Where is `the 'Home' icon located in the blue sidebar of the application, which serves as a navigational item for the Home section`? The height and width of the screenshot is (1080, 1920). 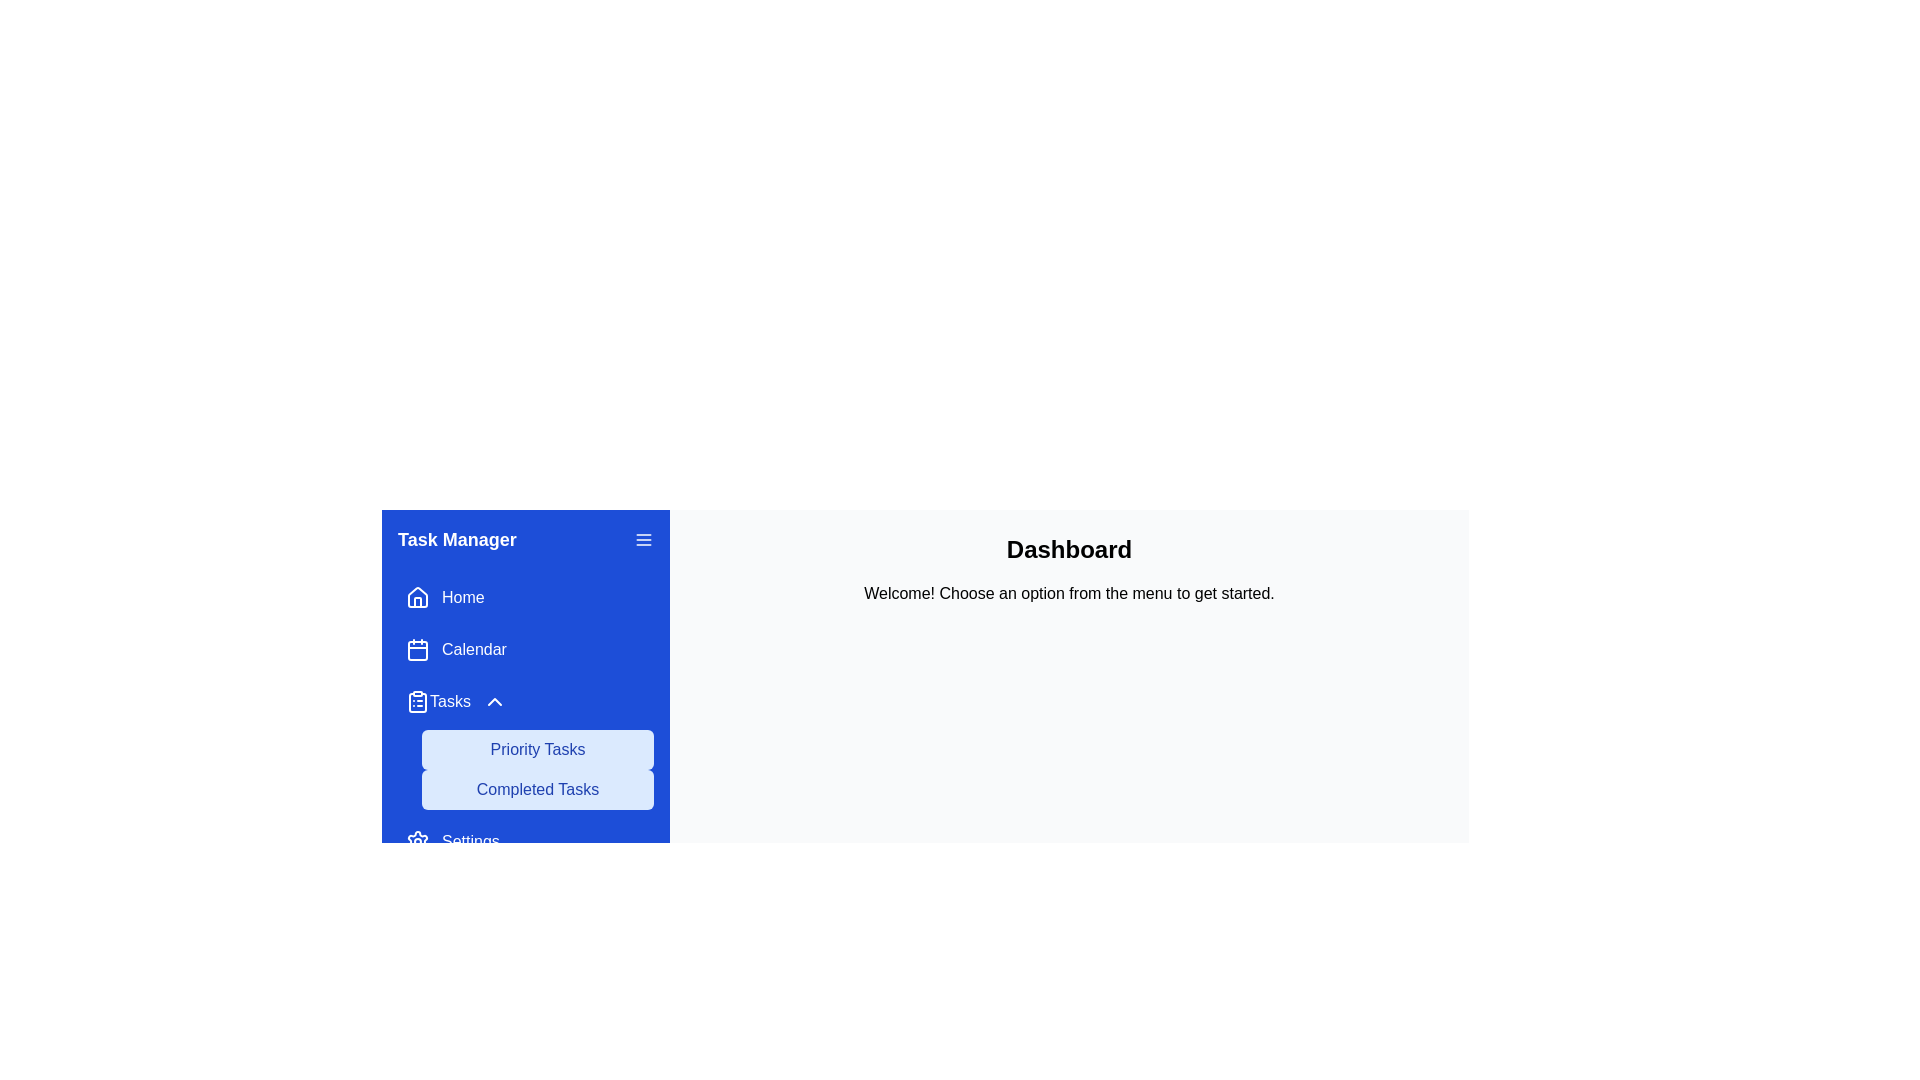 the 'Home' icon located in the blue sidebar of the application, which serves as a navigational item for the Home section is located at coordinates (416, 596).